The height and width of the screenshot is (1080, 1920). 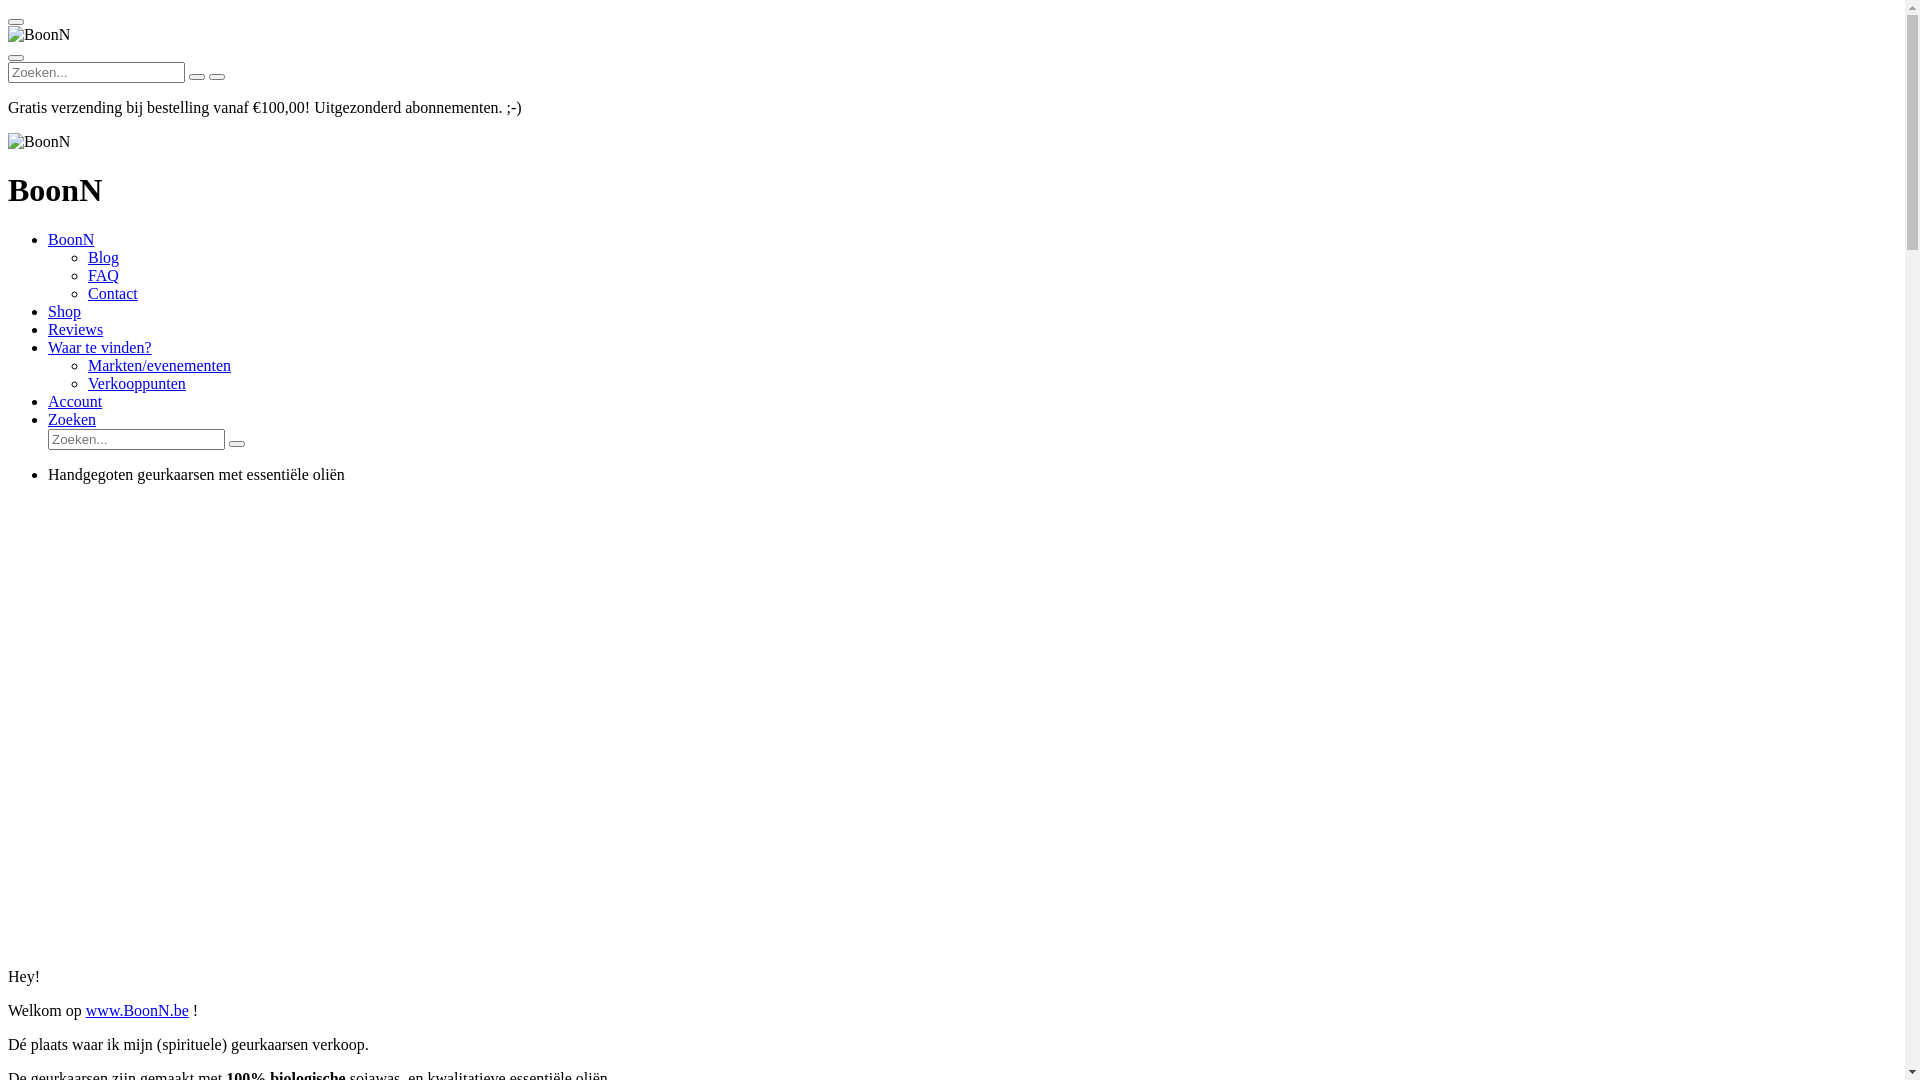 What do you see at coordinates (86, 365) in the screenshot?
I see `'Markten/evenementen'` at bounding box center [86, 365].